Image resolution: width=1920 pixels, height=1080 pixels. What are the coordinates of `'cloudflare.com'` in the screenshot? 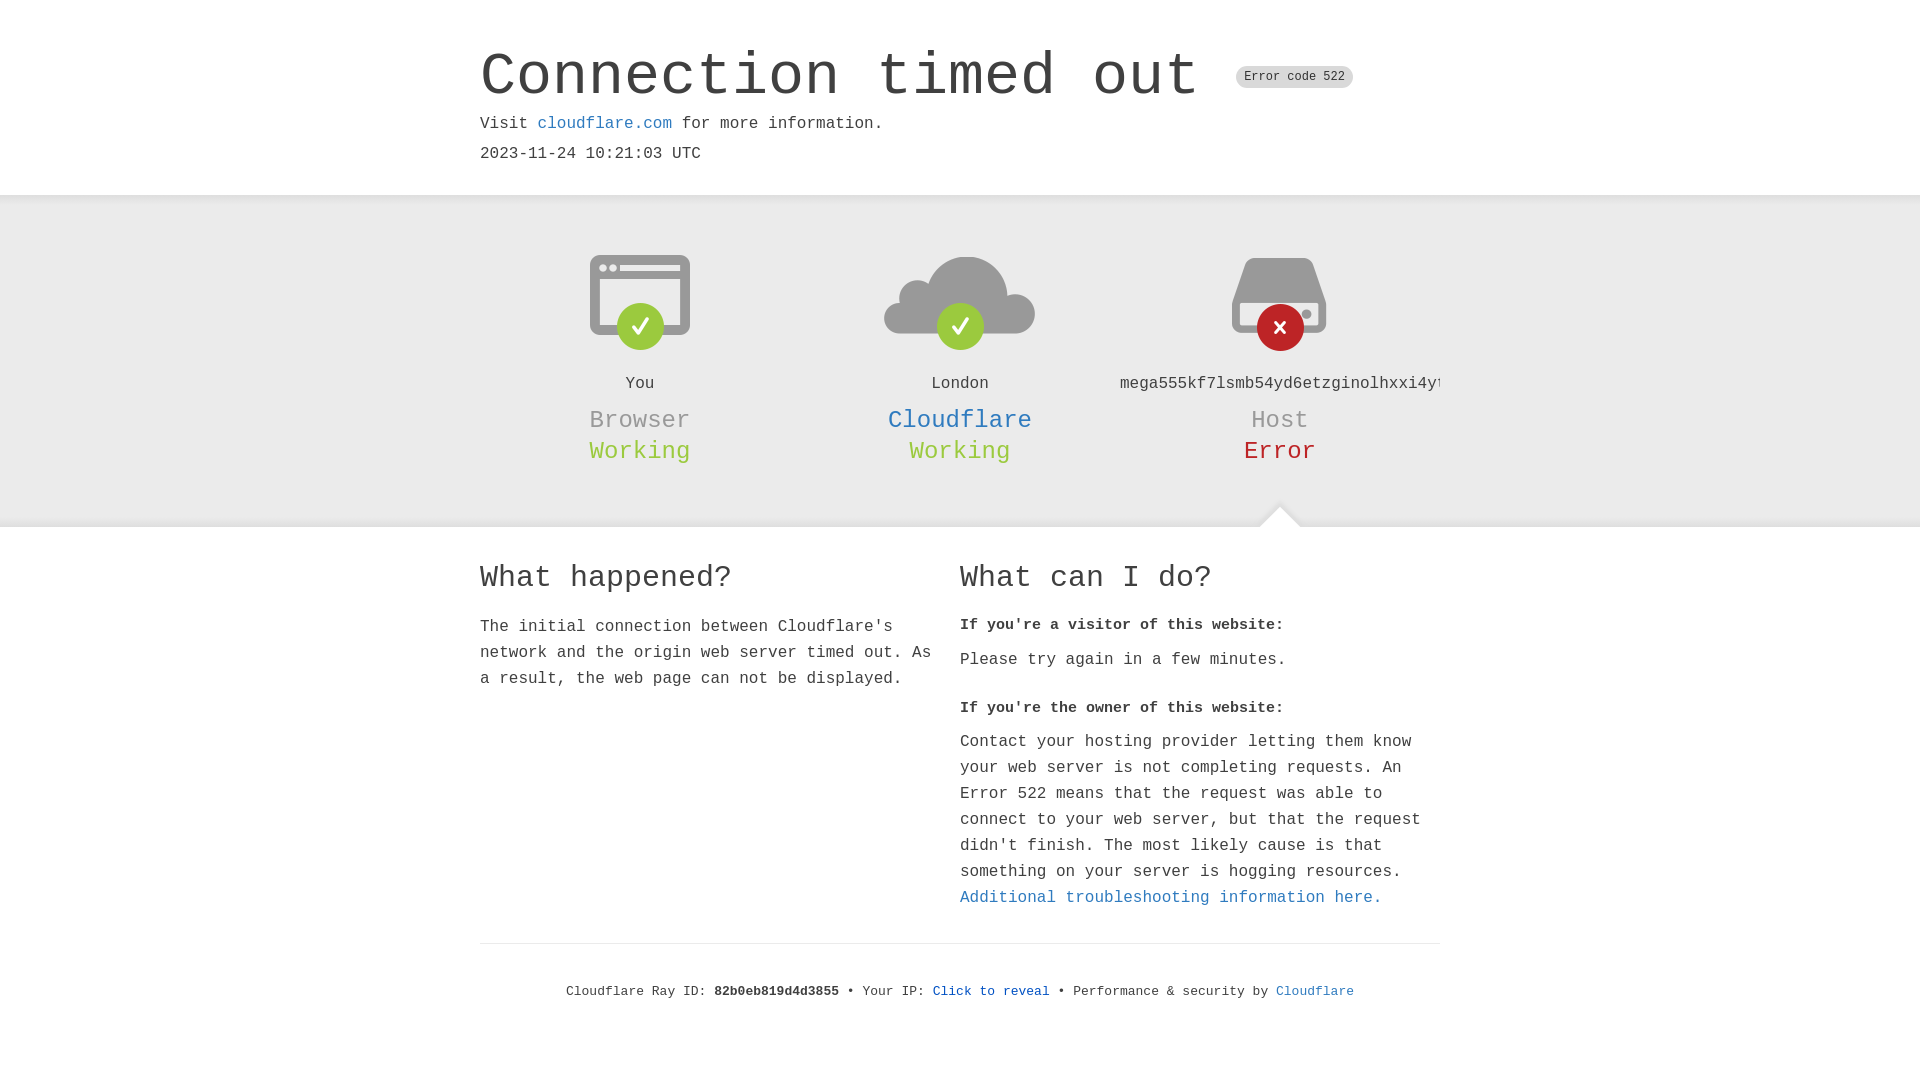 It's located at (603, 123).